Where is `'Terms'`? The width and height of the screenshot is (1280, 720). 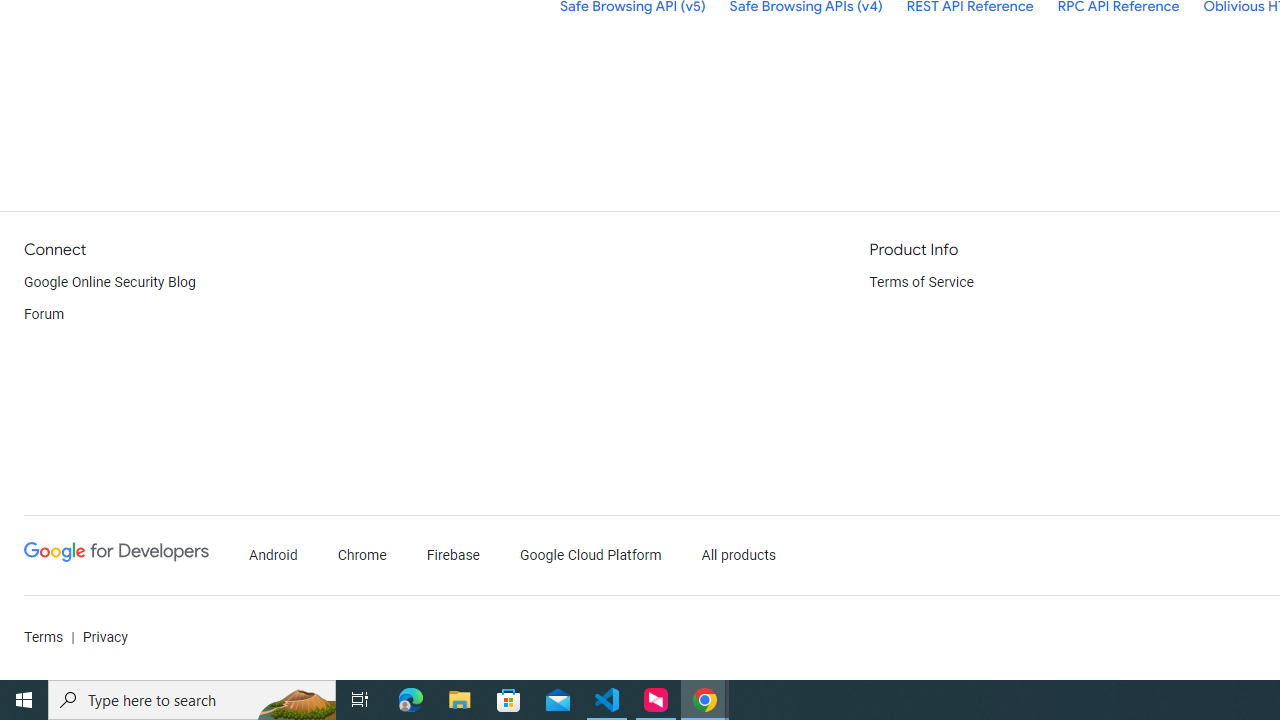
'Terms' is located at coordinates (44, 637).